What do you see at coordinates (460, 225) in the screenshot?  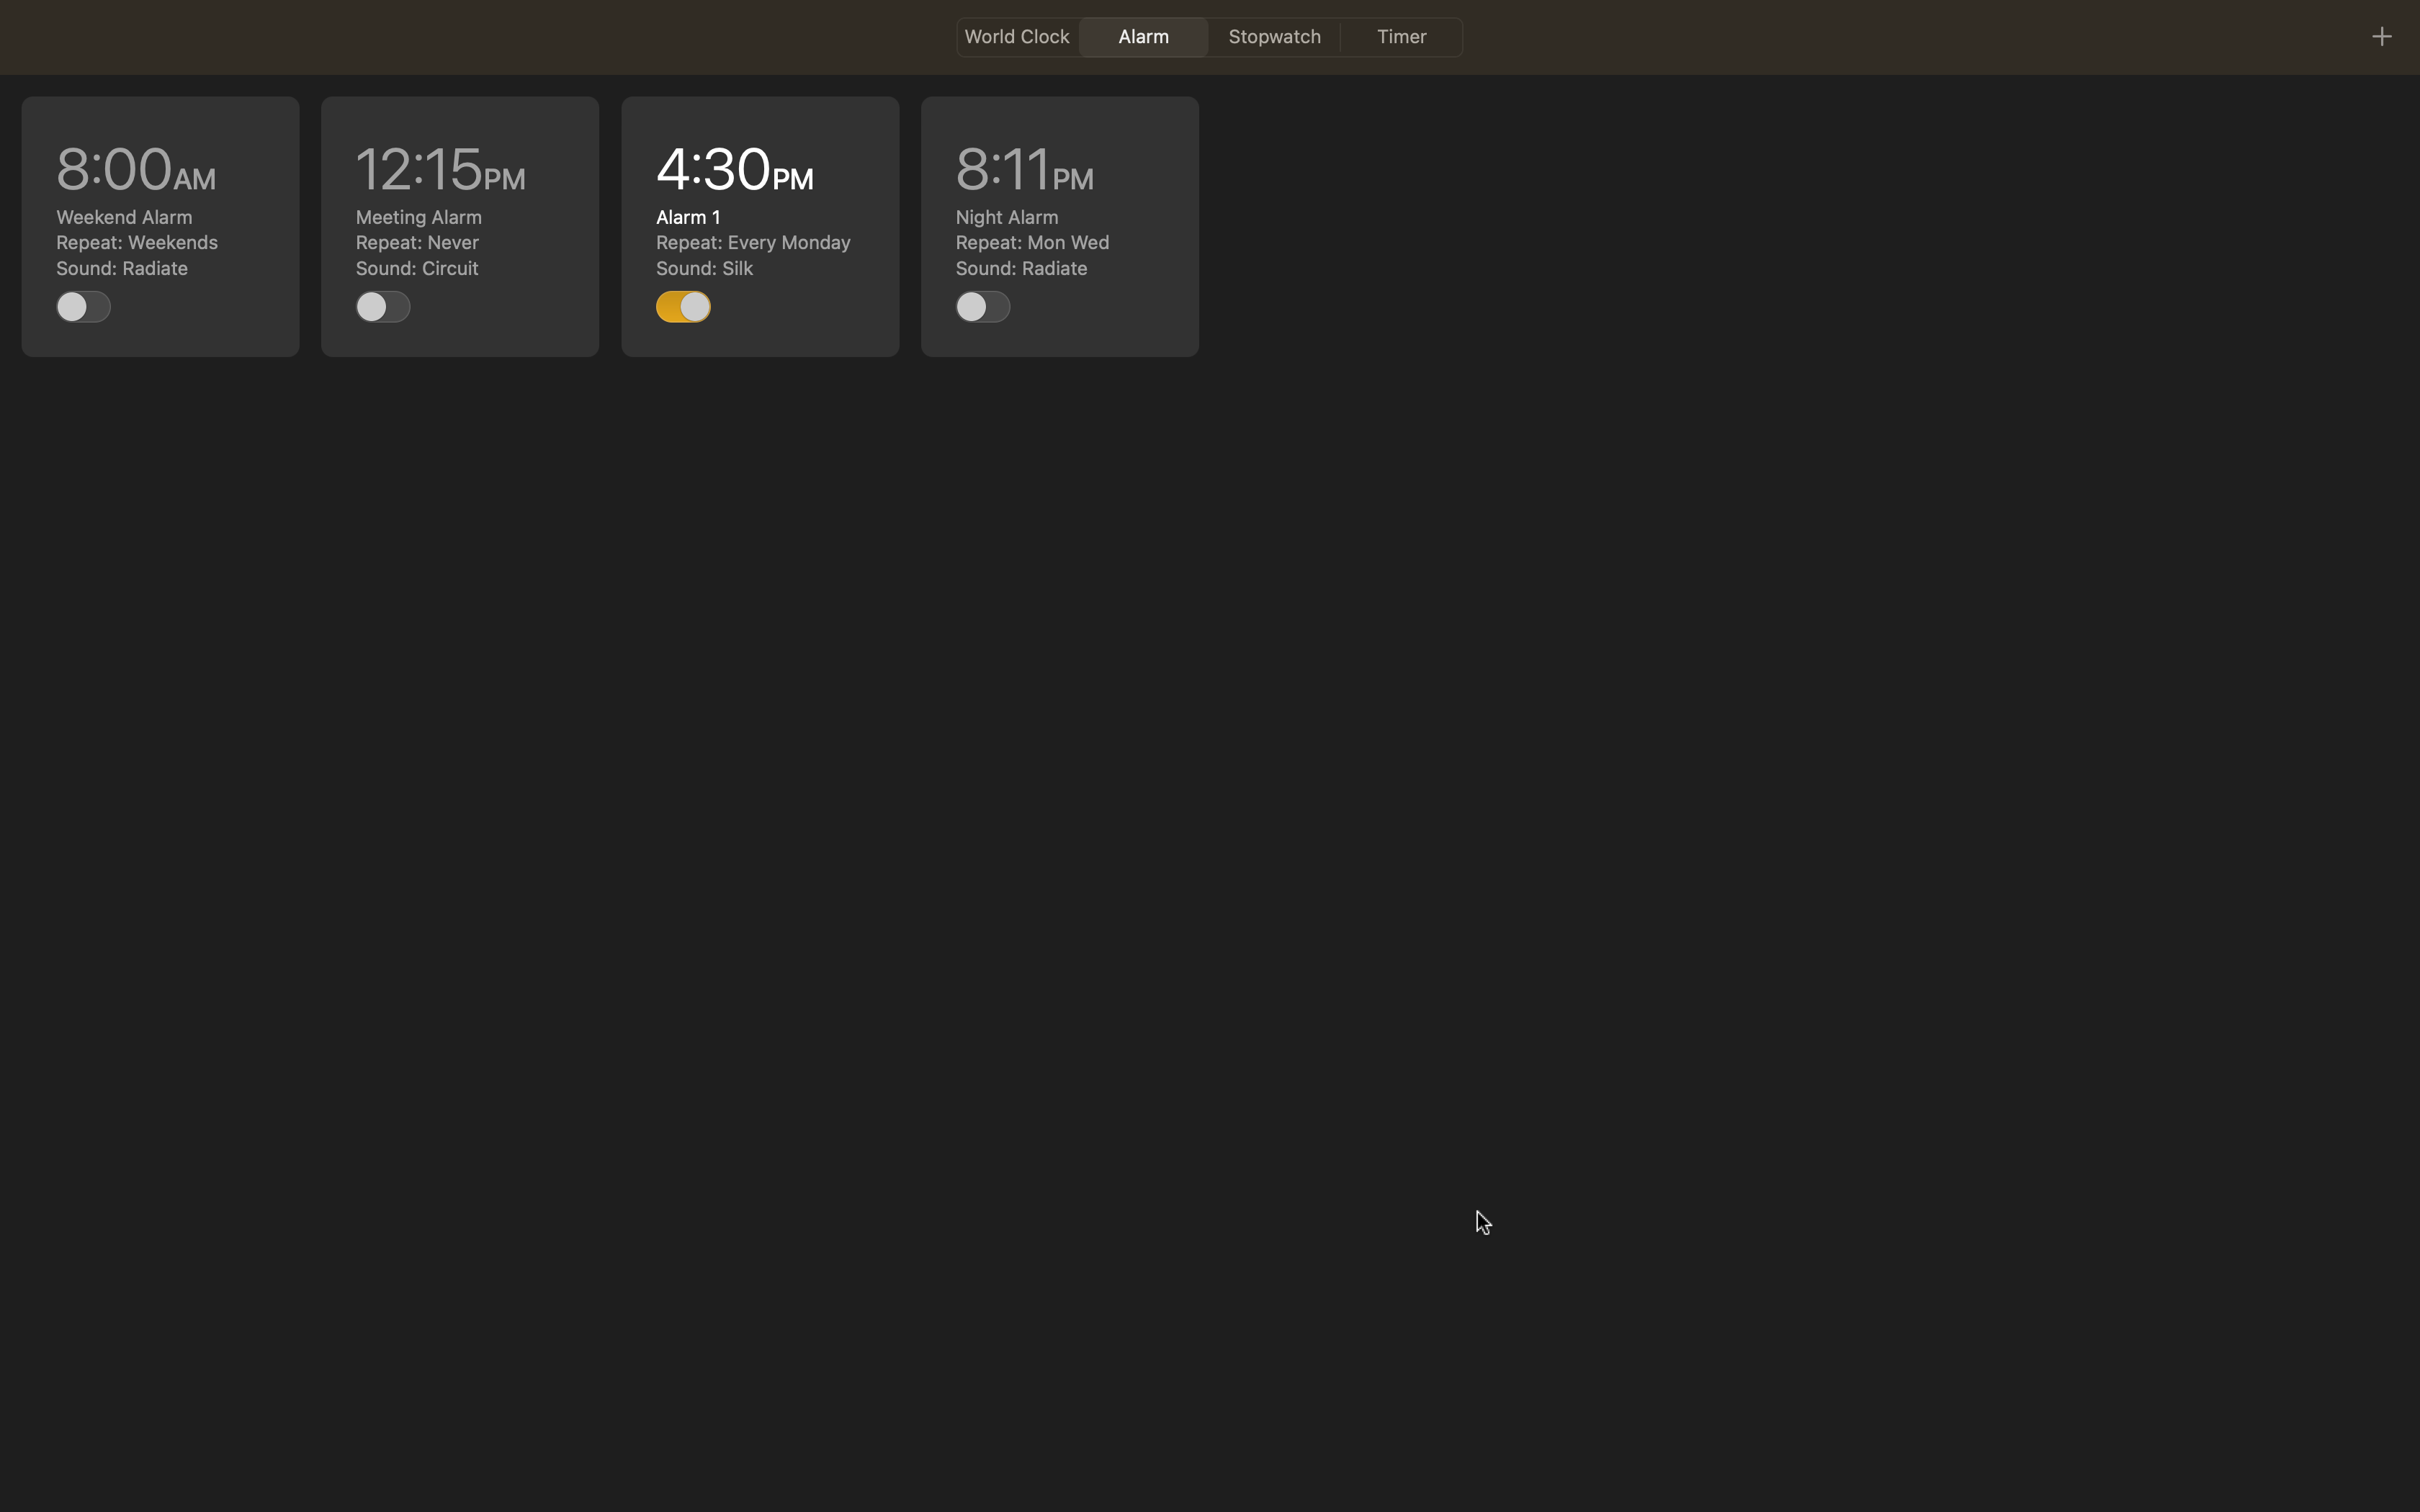 I see `Edit the 12pm event` at bounding box center [460, 225].